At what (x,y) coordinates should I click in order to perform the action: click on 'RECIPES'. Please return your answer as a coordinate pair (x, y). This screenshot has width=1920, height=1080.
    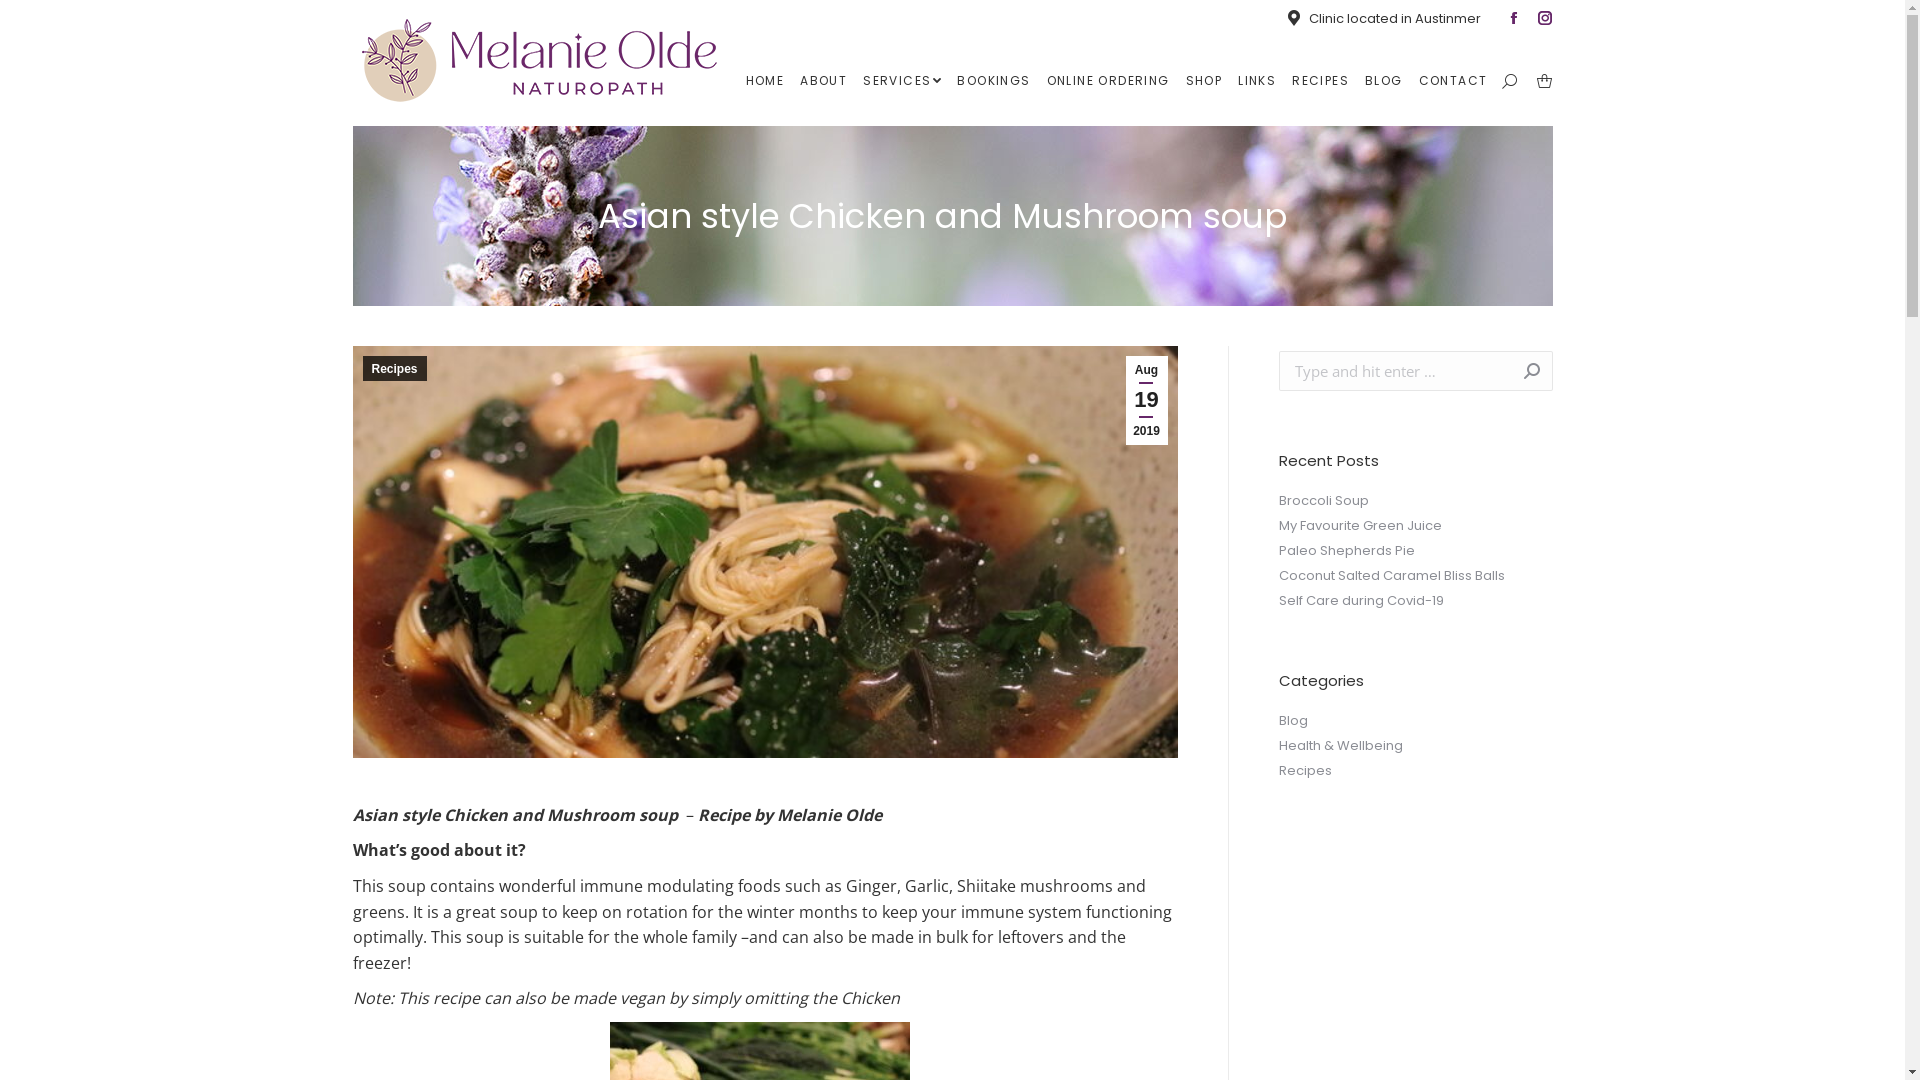
    Looking at the image, I should click on (1320, 80).